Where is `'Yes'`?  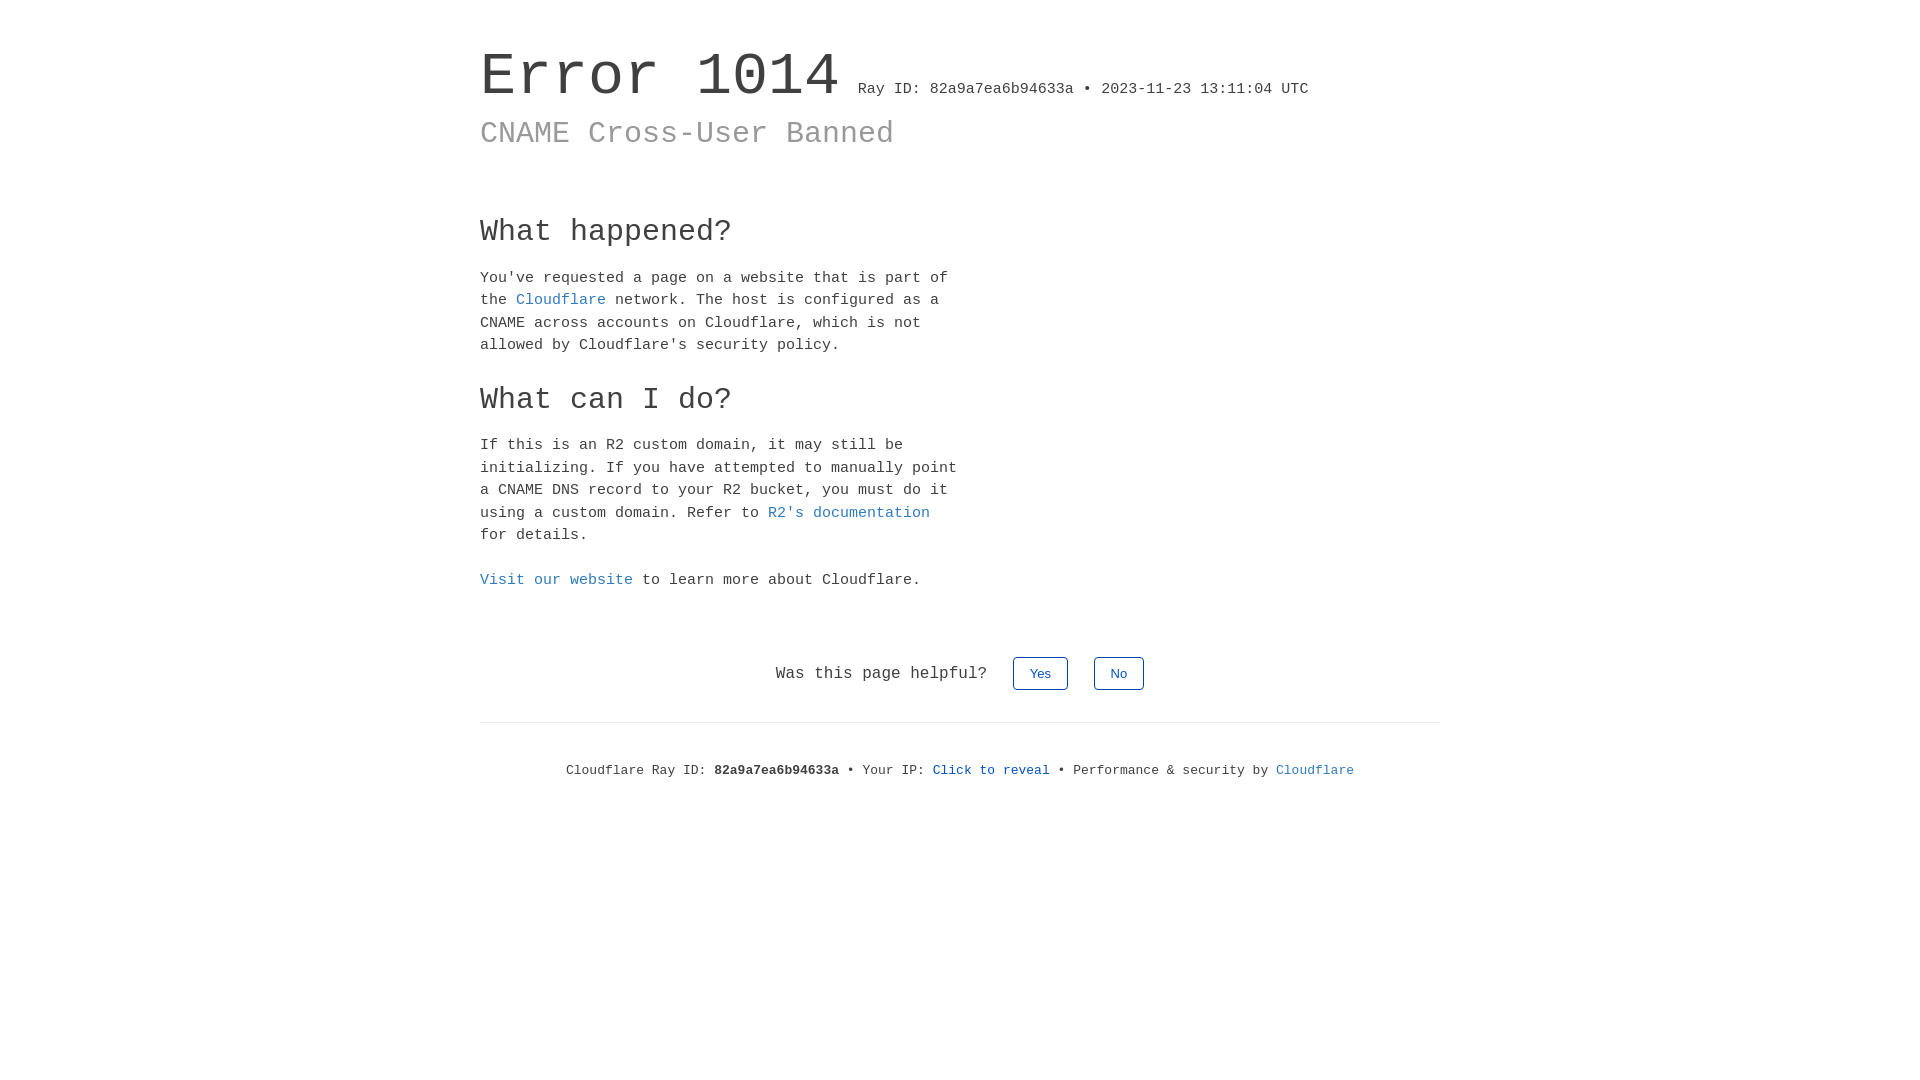
'Yes' is located at coordinates (1040, 672).